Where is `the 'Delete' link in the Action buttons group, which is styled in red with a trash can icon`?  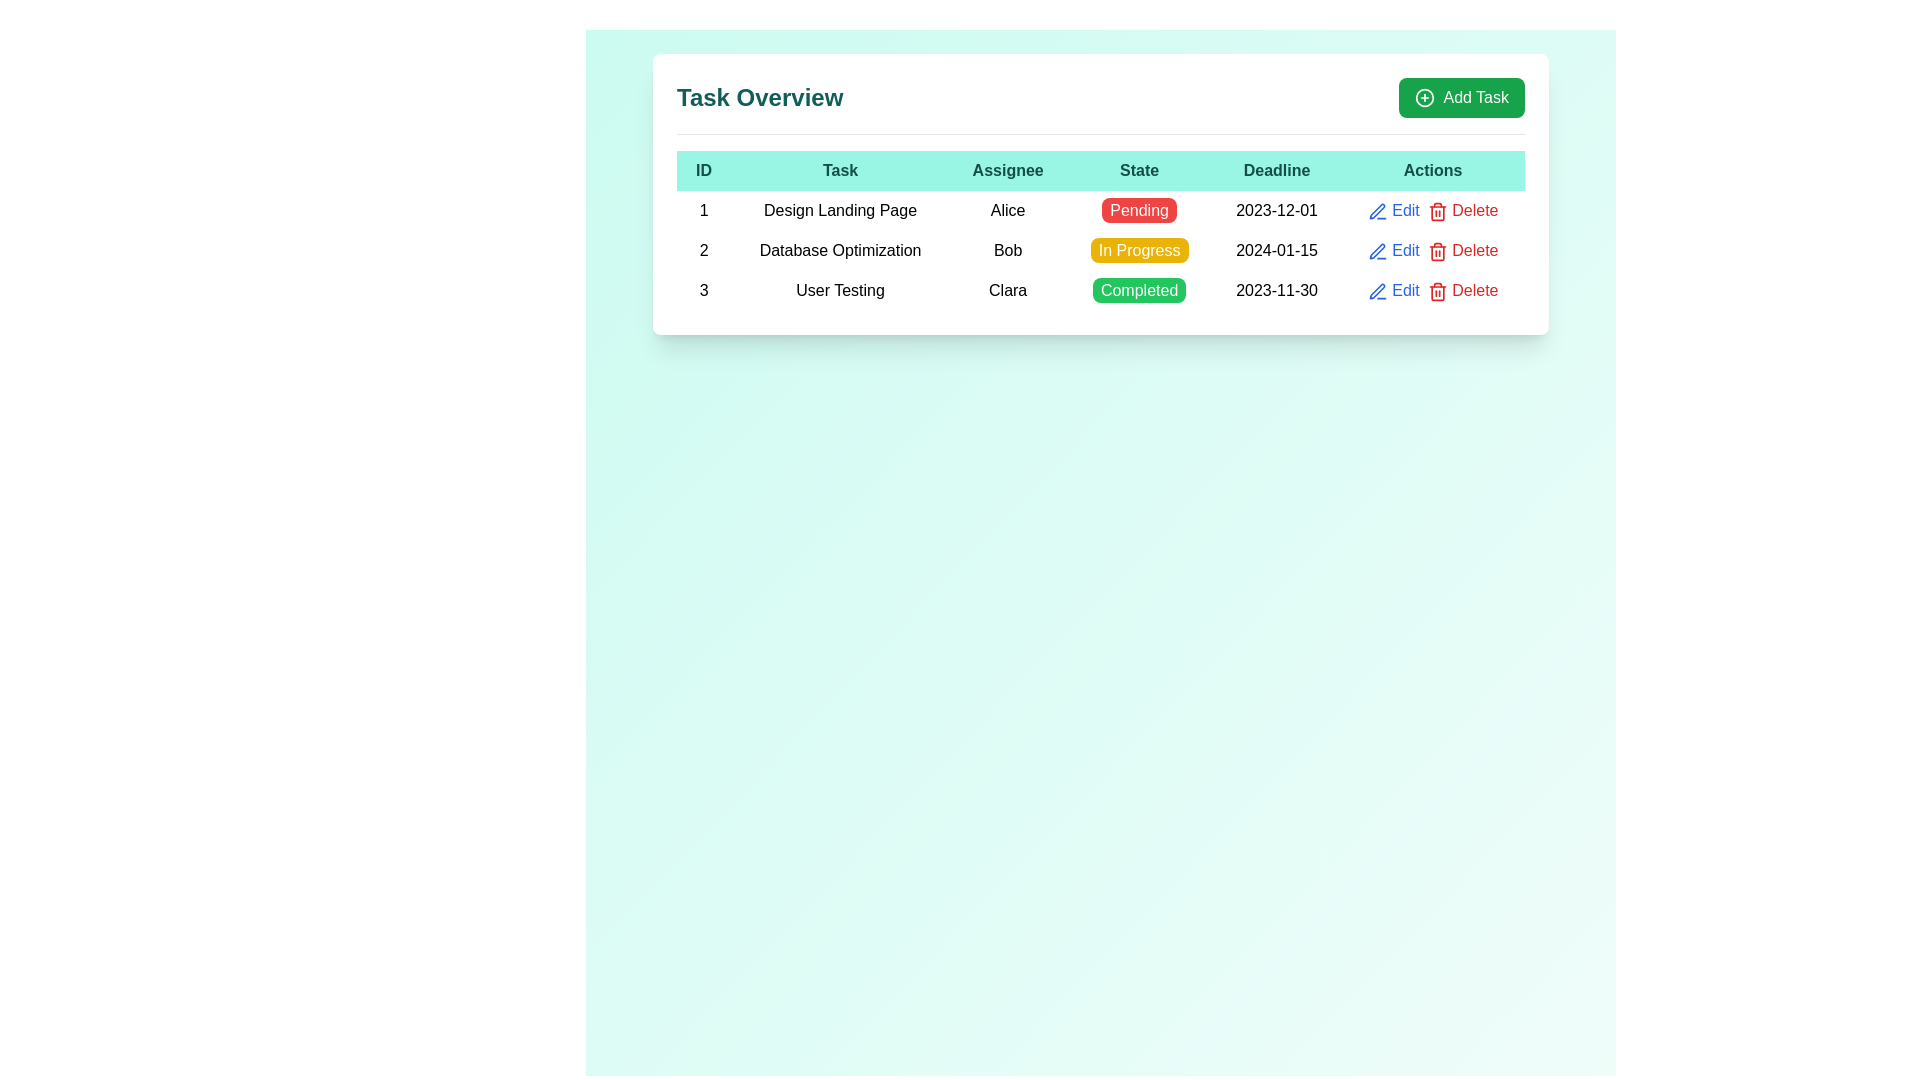 the 'Delete' link in the Action buttons group, which is styled in red with a trash can icon is located at coordinates (1432, 211).